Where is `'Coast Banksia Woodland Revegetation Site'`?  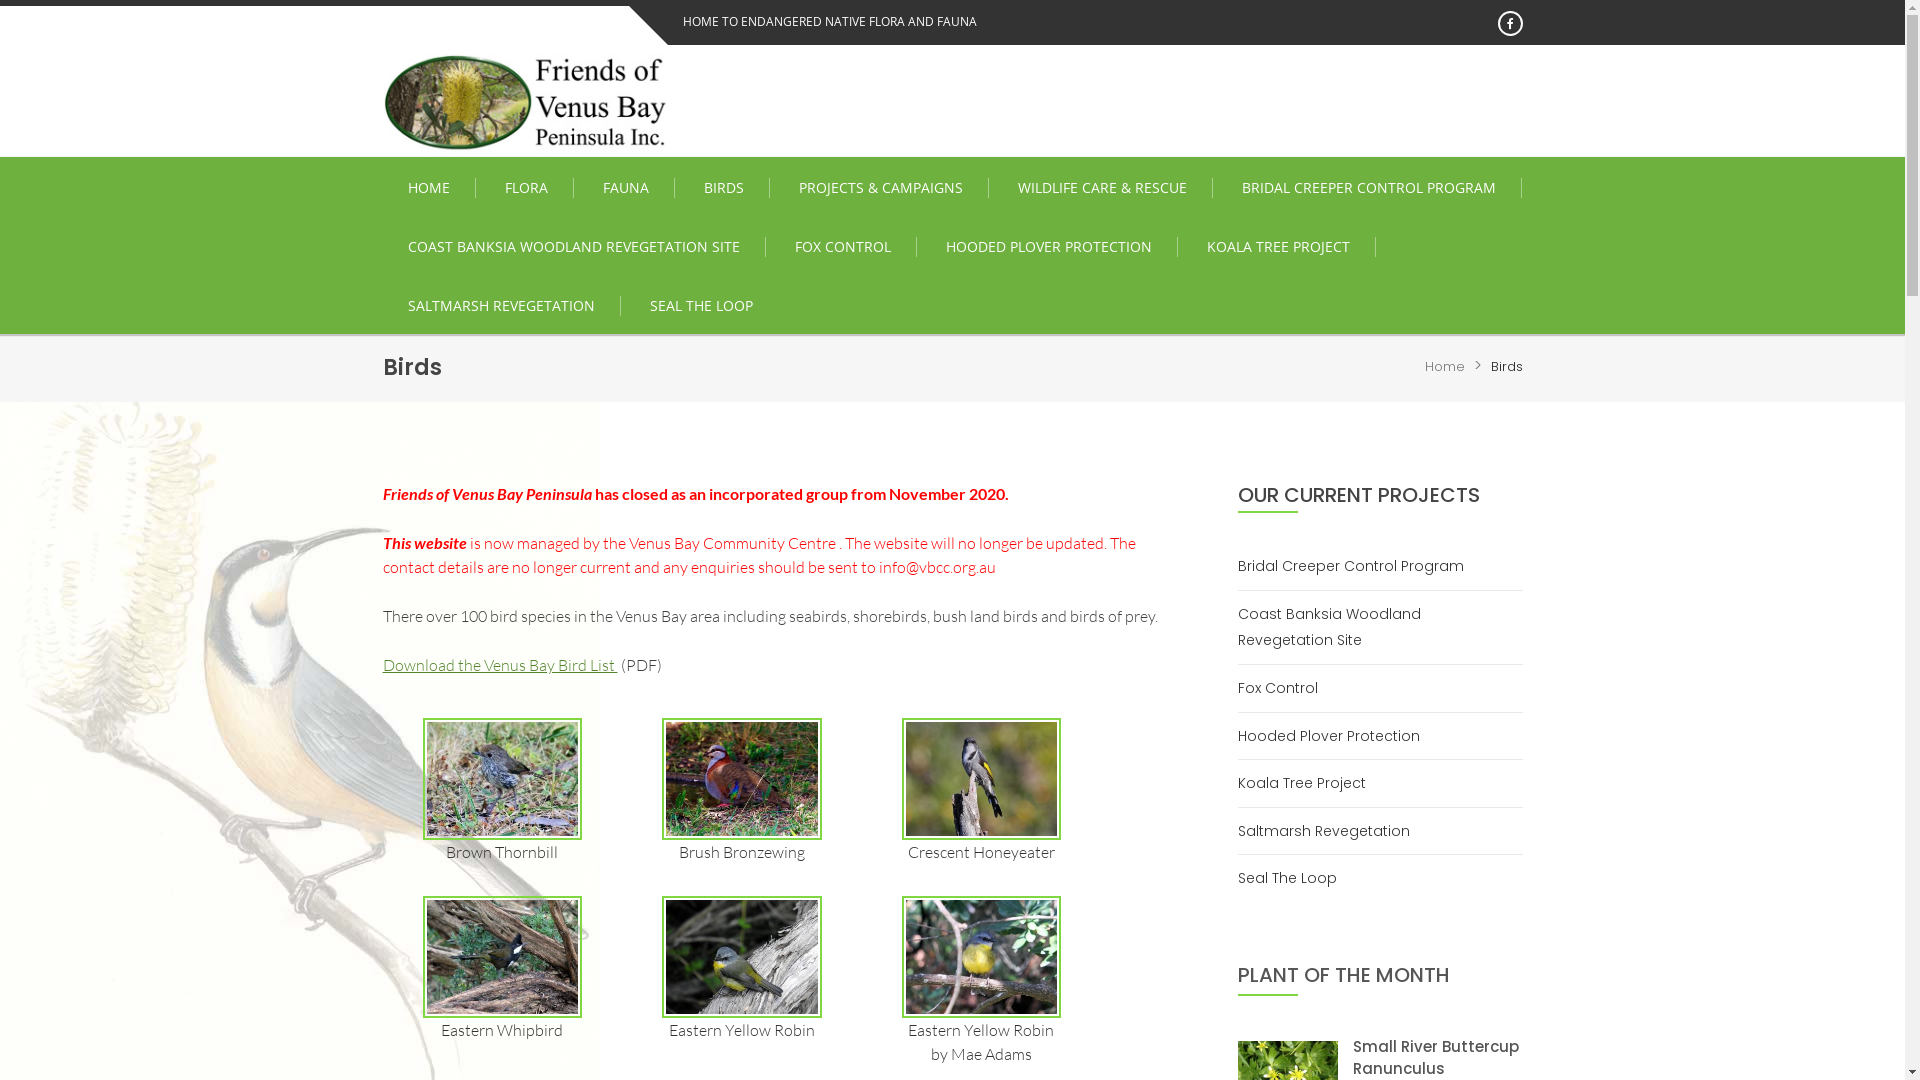 'Coast Banksia Woodland Revegetation Site' is located at coordinates (1379, 626).